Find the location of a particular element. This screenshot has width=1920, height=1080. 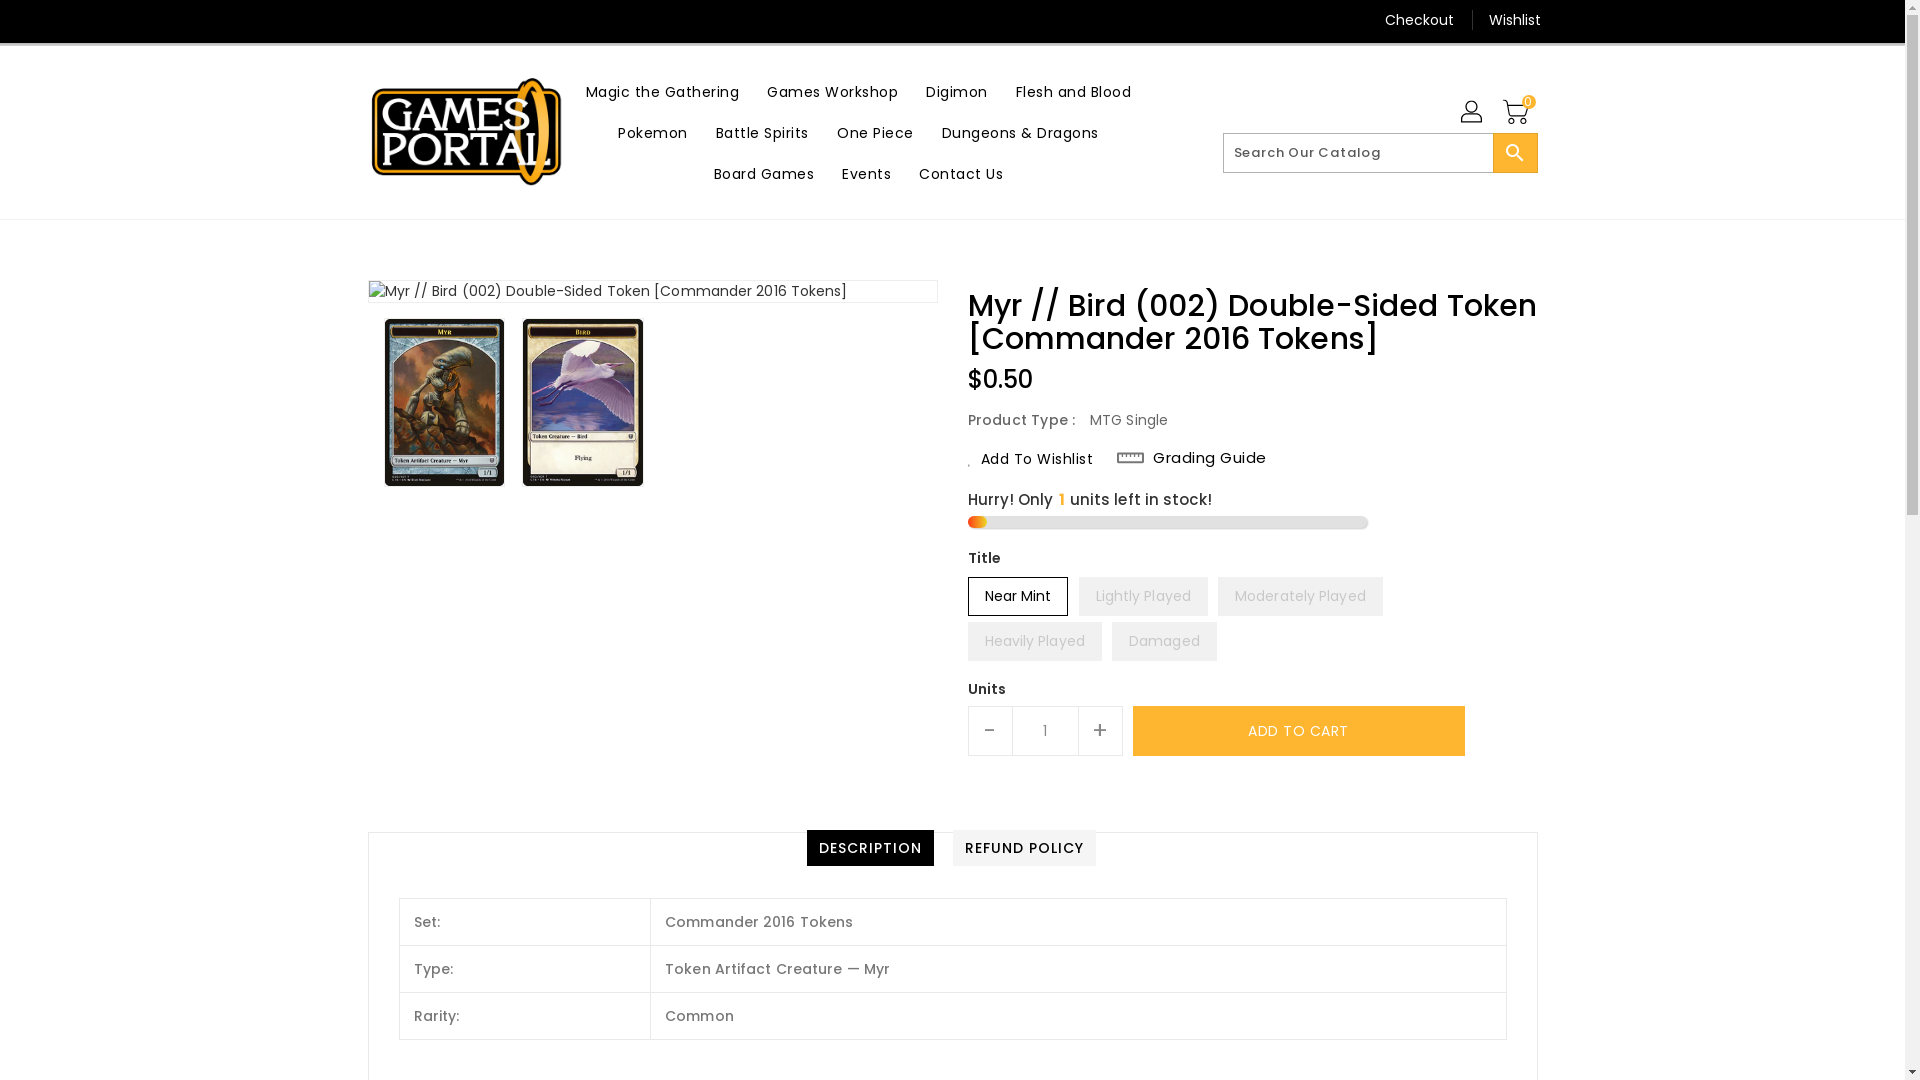

'Board Games' is located at coordinates (701, 172).